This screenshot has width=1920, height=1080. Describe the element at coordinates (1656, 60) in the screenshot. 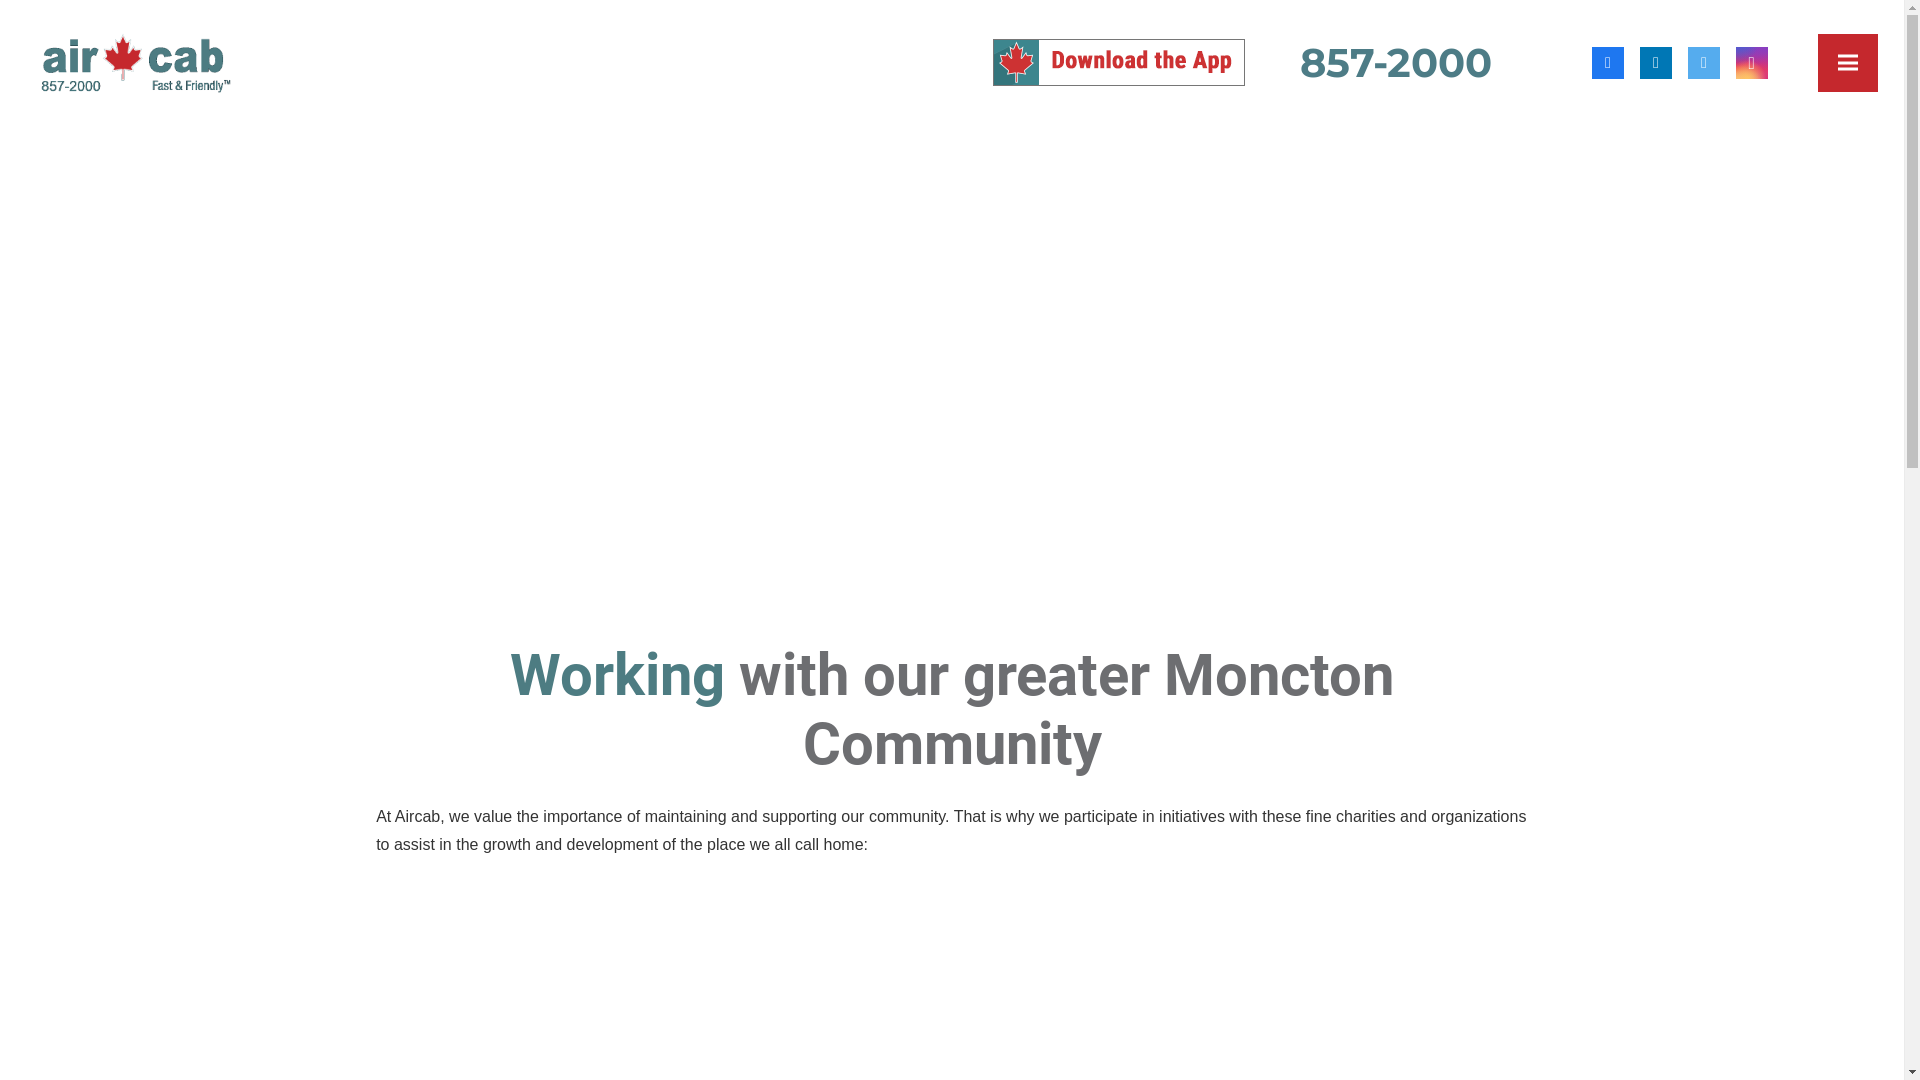

I see `'LinkedIn'` at that location.